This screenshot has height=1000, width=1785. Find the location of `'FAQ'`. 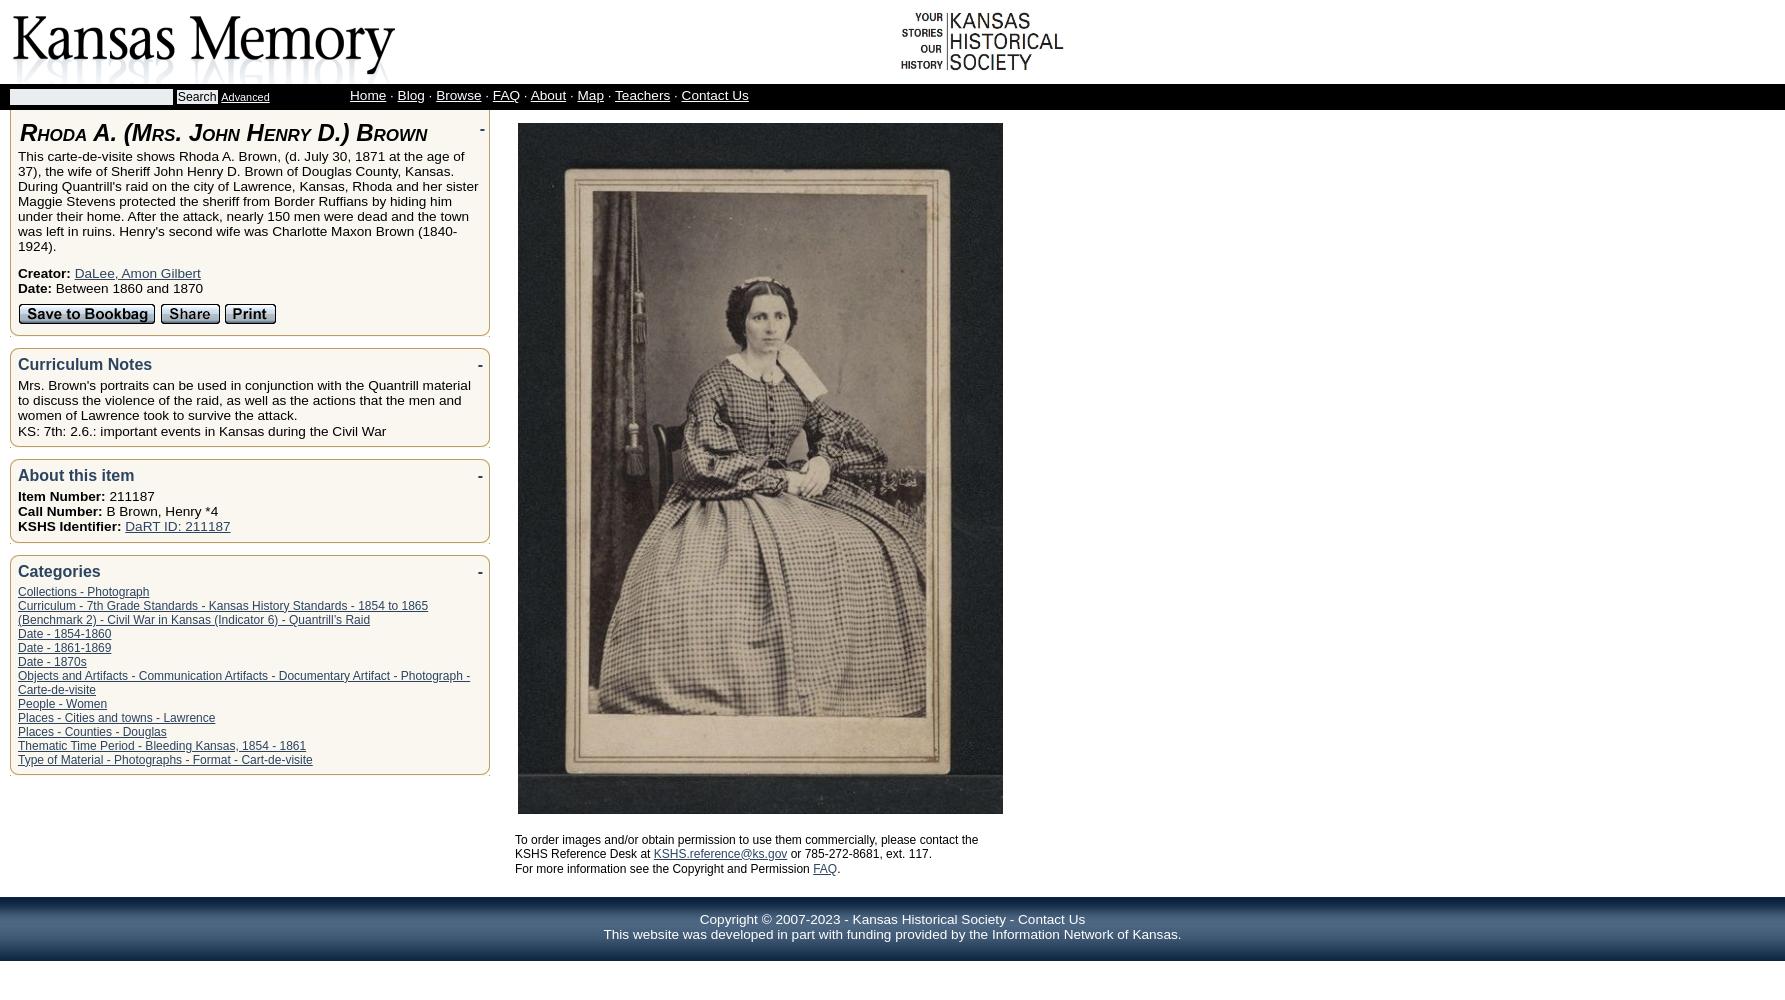

'FAQ' is located at coordinates (505, 94).